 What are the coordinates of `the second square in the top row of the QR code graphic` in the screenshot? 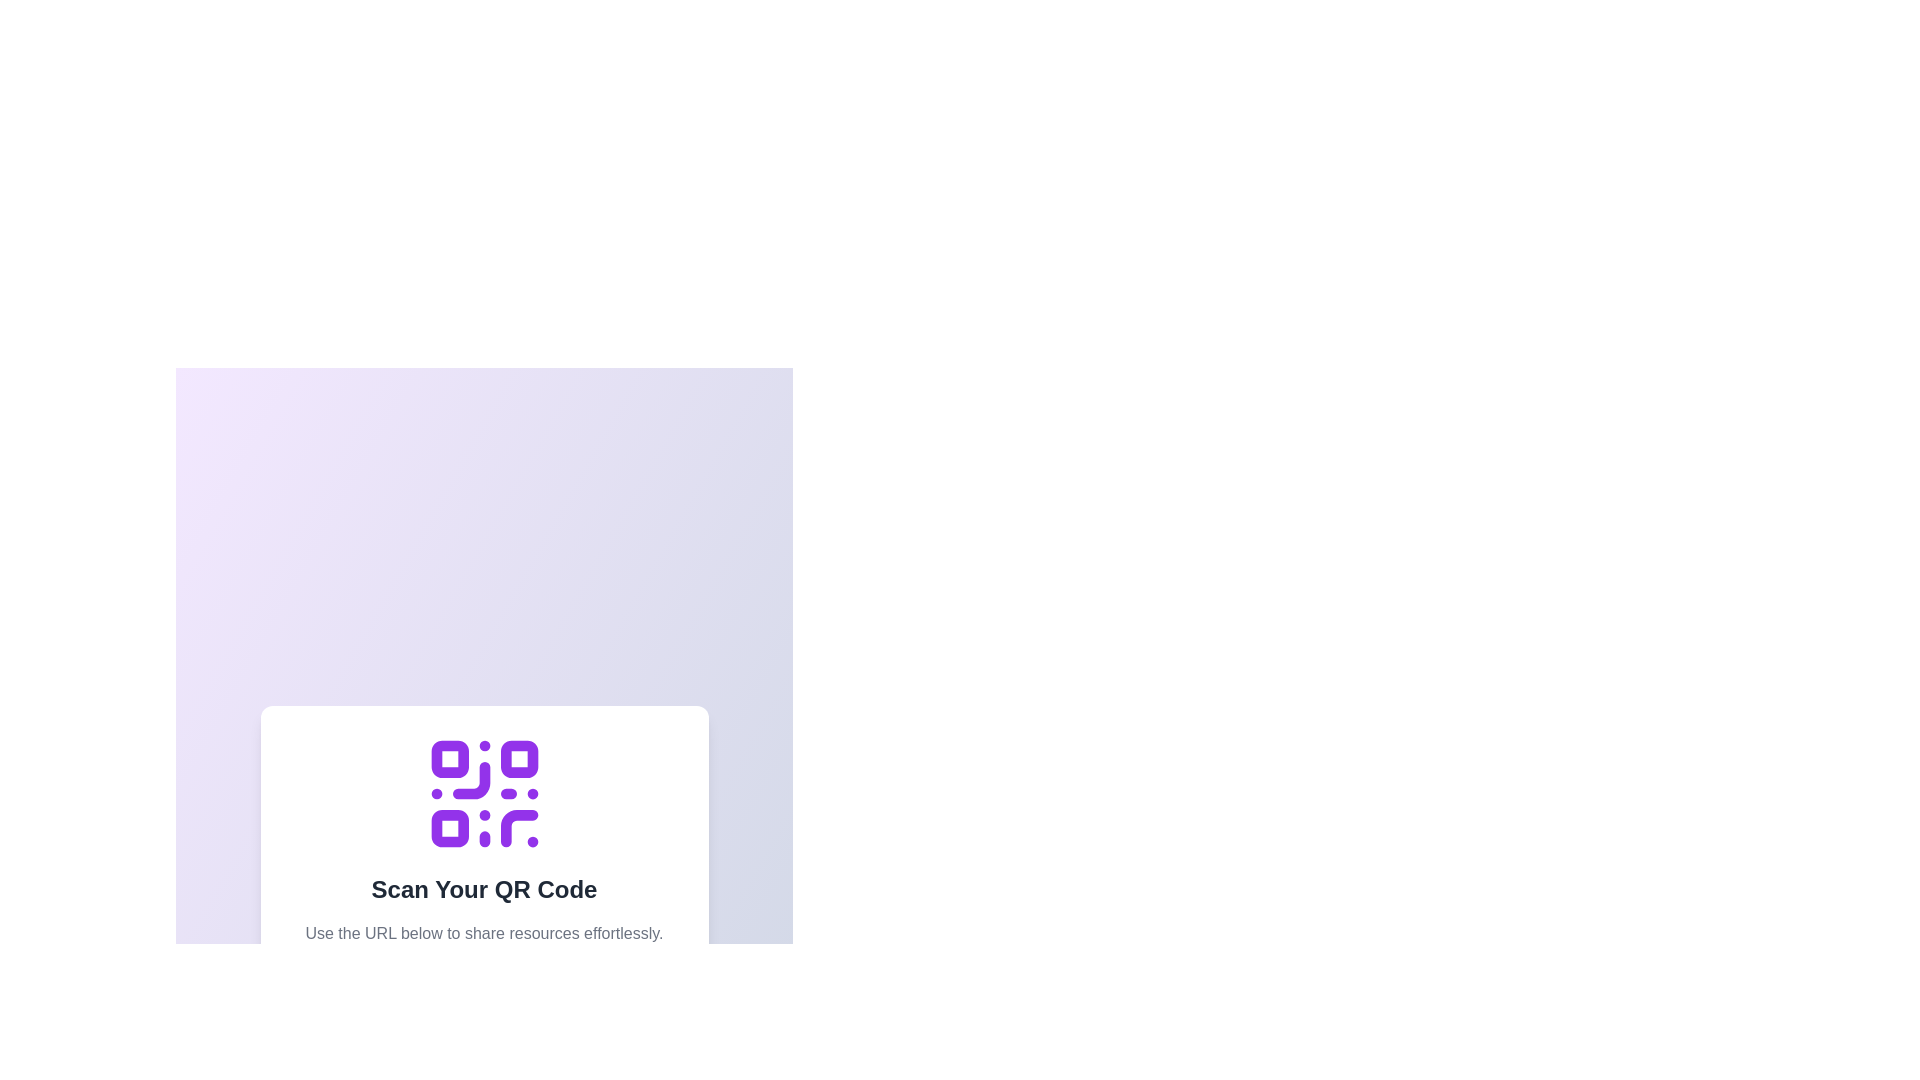 It's located at (519, 759).